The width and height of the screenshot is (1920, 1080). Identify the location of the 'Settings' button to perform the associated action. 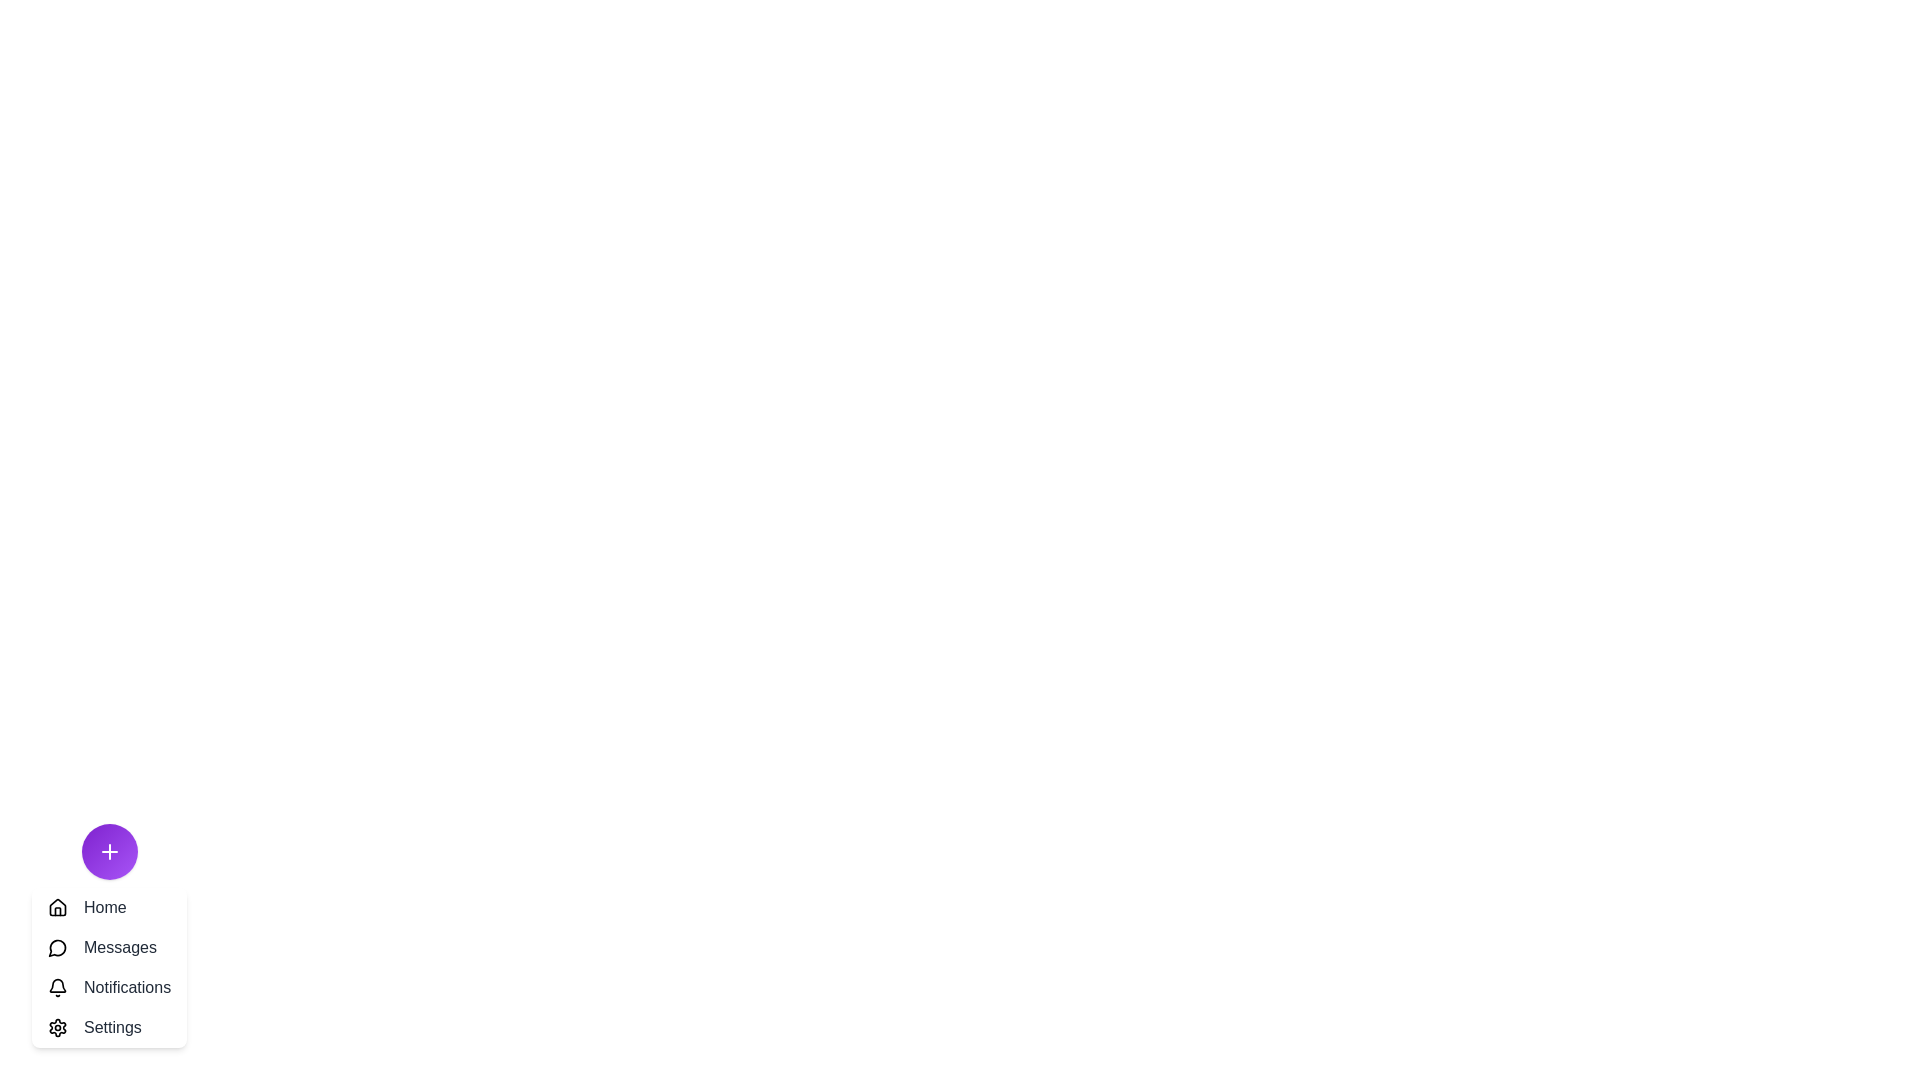
(108, 1028).